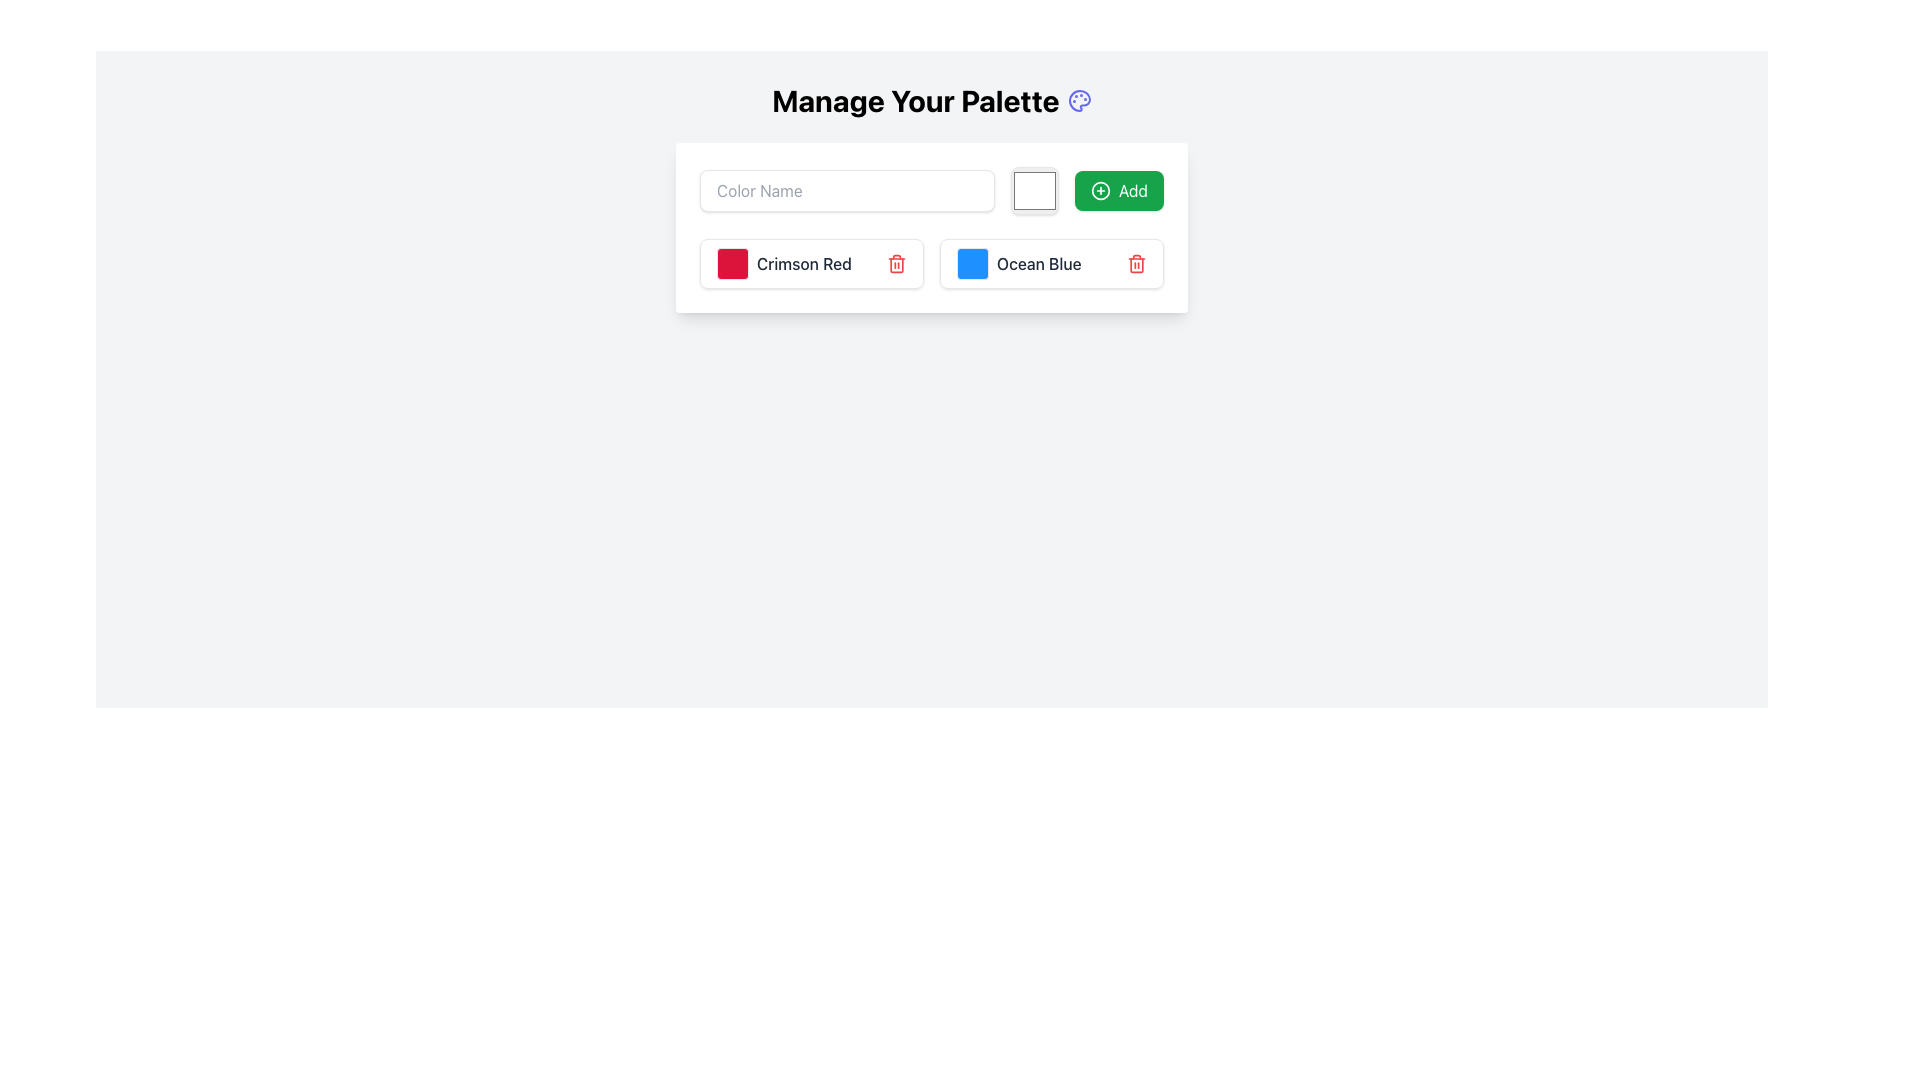 Image resolution: width=1920 pixels, height=1080 pixels. I want to click on the crimson red color swatch in the first Color item card located under the 'Manage Your Palette' section, so click(811, 262).